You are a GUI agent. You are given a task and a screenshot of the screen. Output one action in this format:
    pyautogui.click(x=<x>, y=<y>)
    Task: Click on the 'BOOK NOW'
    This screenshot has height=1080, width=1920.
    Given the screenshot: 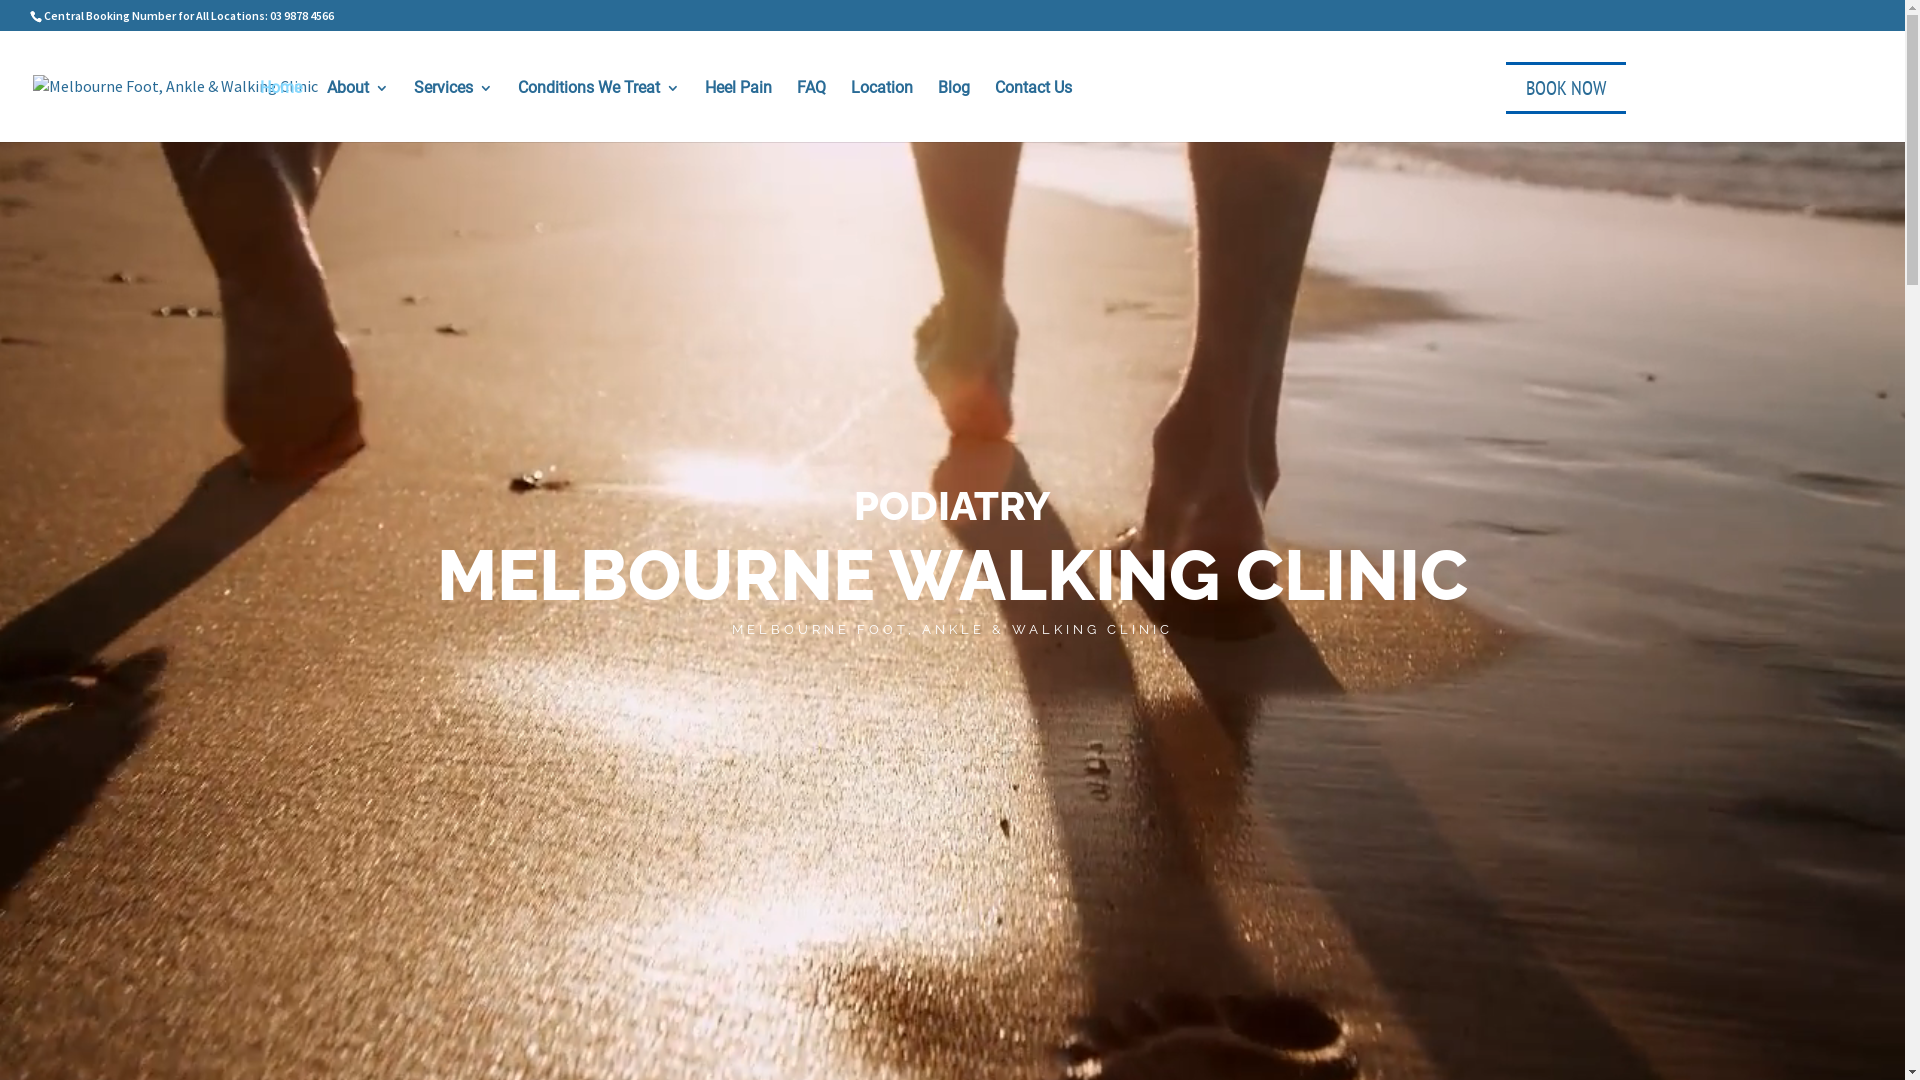 What is the action you would take?
    pyautogui.click(x=1506, y=87)
    